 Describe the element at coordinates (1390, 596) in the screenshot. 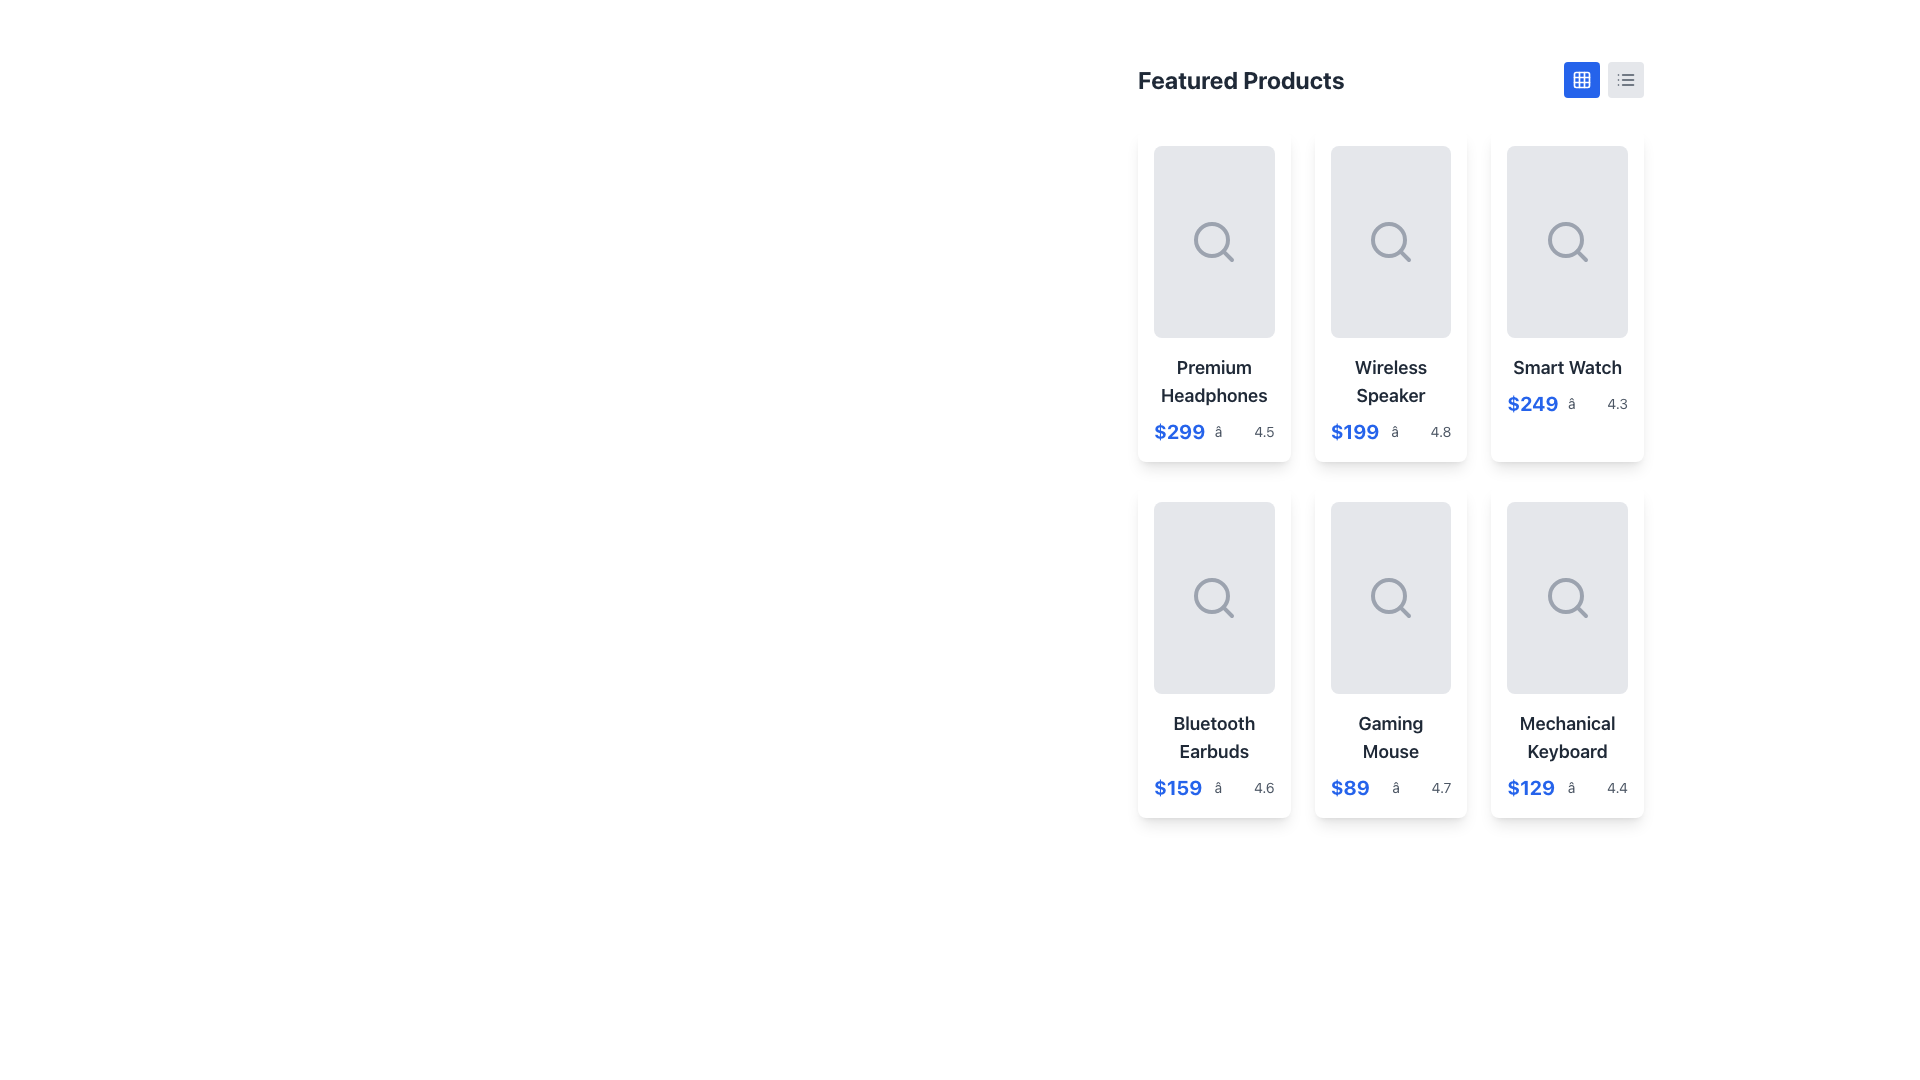

I see `the search icon represented by a magnifying glass outlined with a gray stroke, located in the second row and second column of the grid above the label 'Gaming Mouse'` at that location.